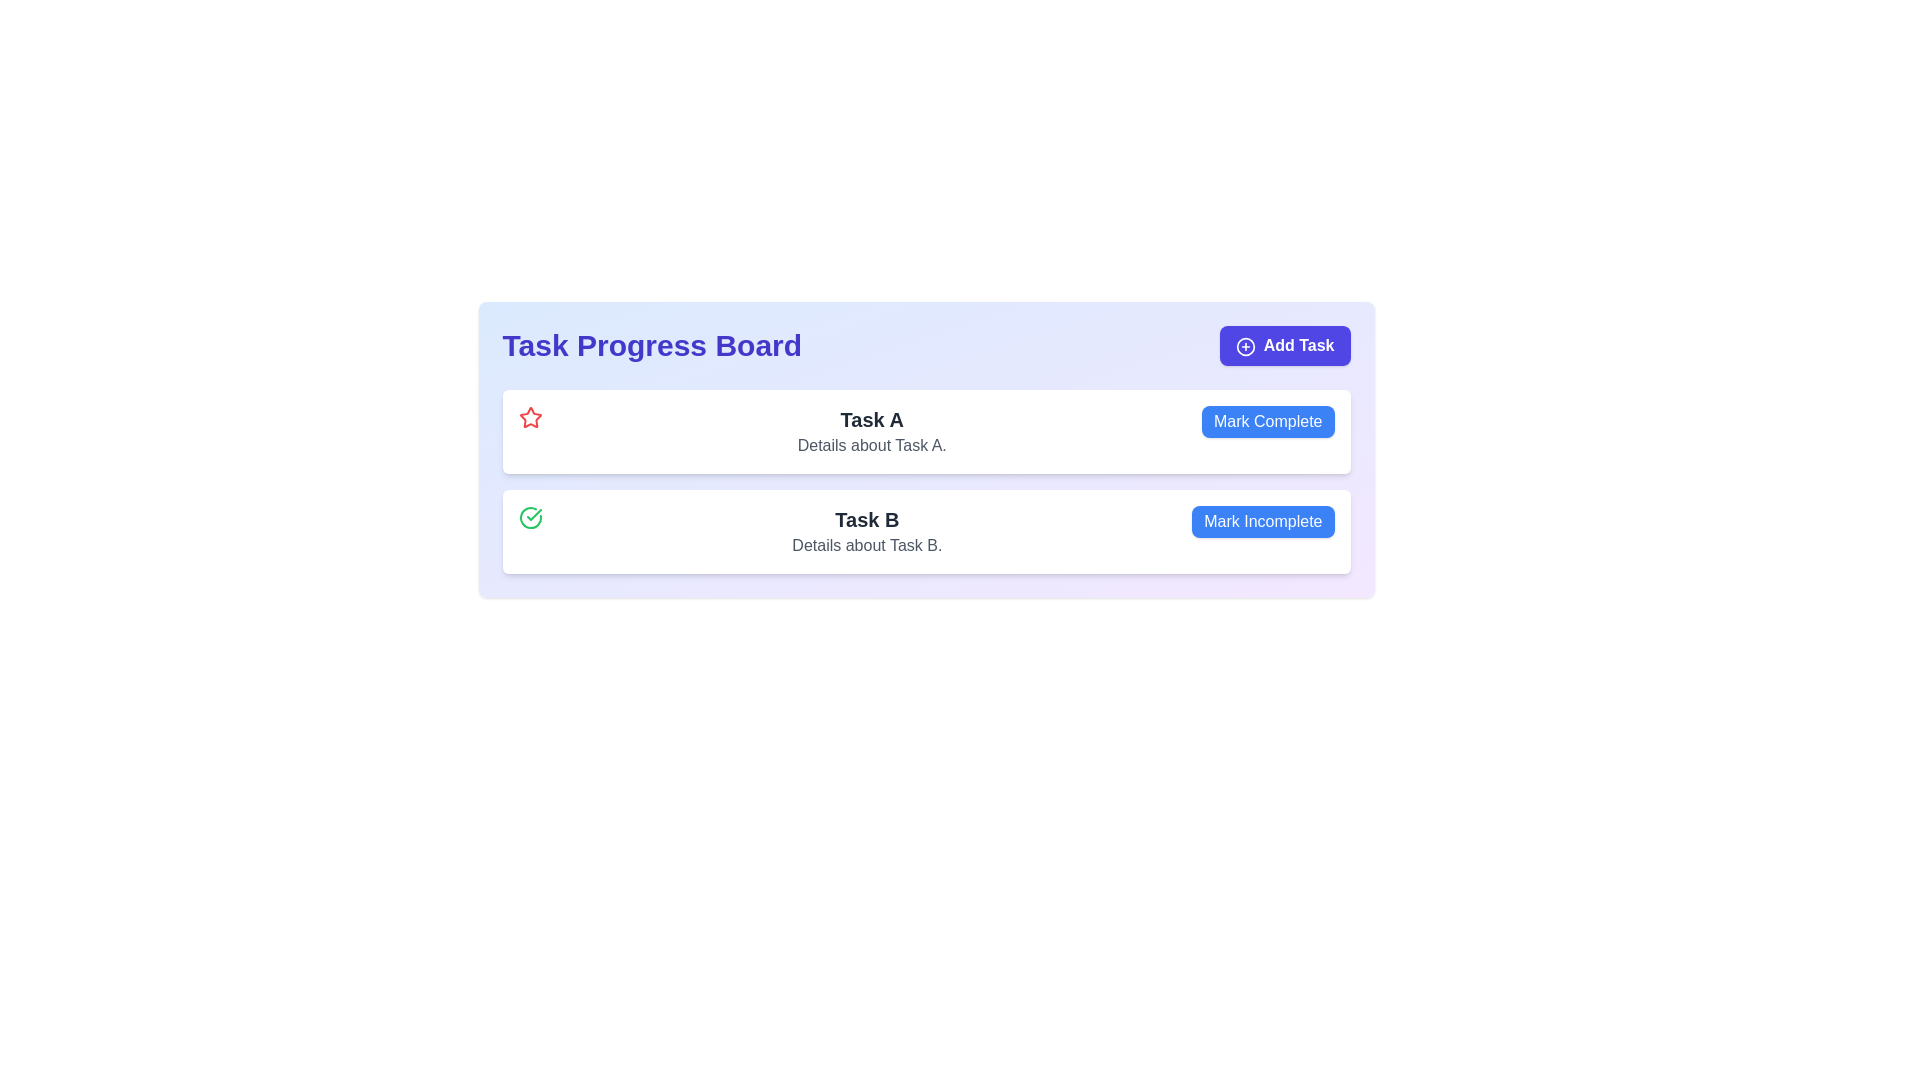 The width and height of the screenshot is (1920, 1080). I want to click on the Status icon, a circular icon with a green ring and a checkmark in its center, located on the left side of the row for 'Task B', so click(530, 516).